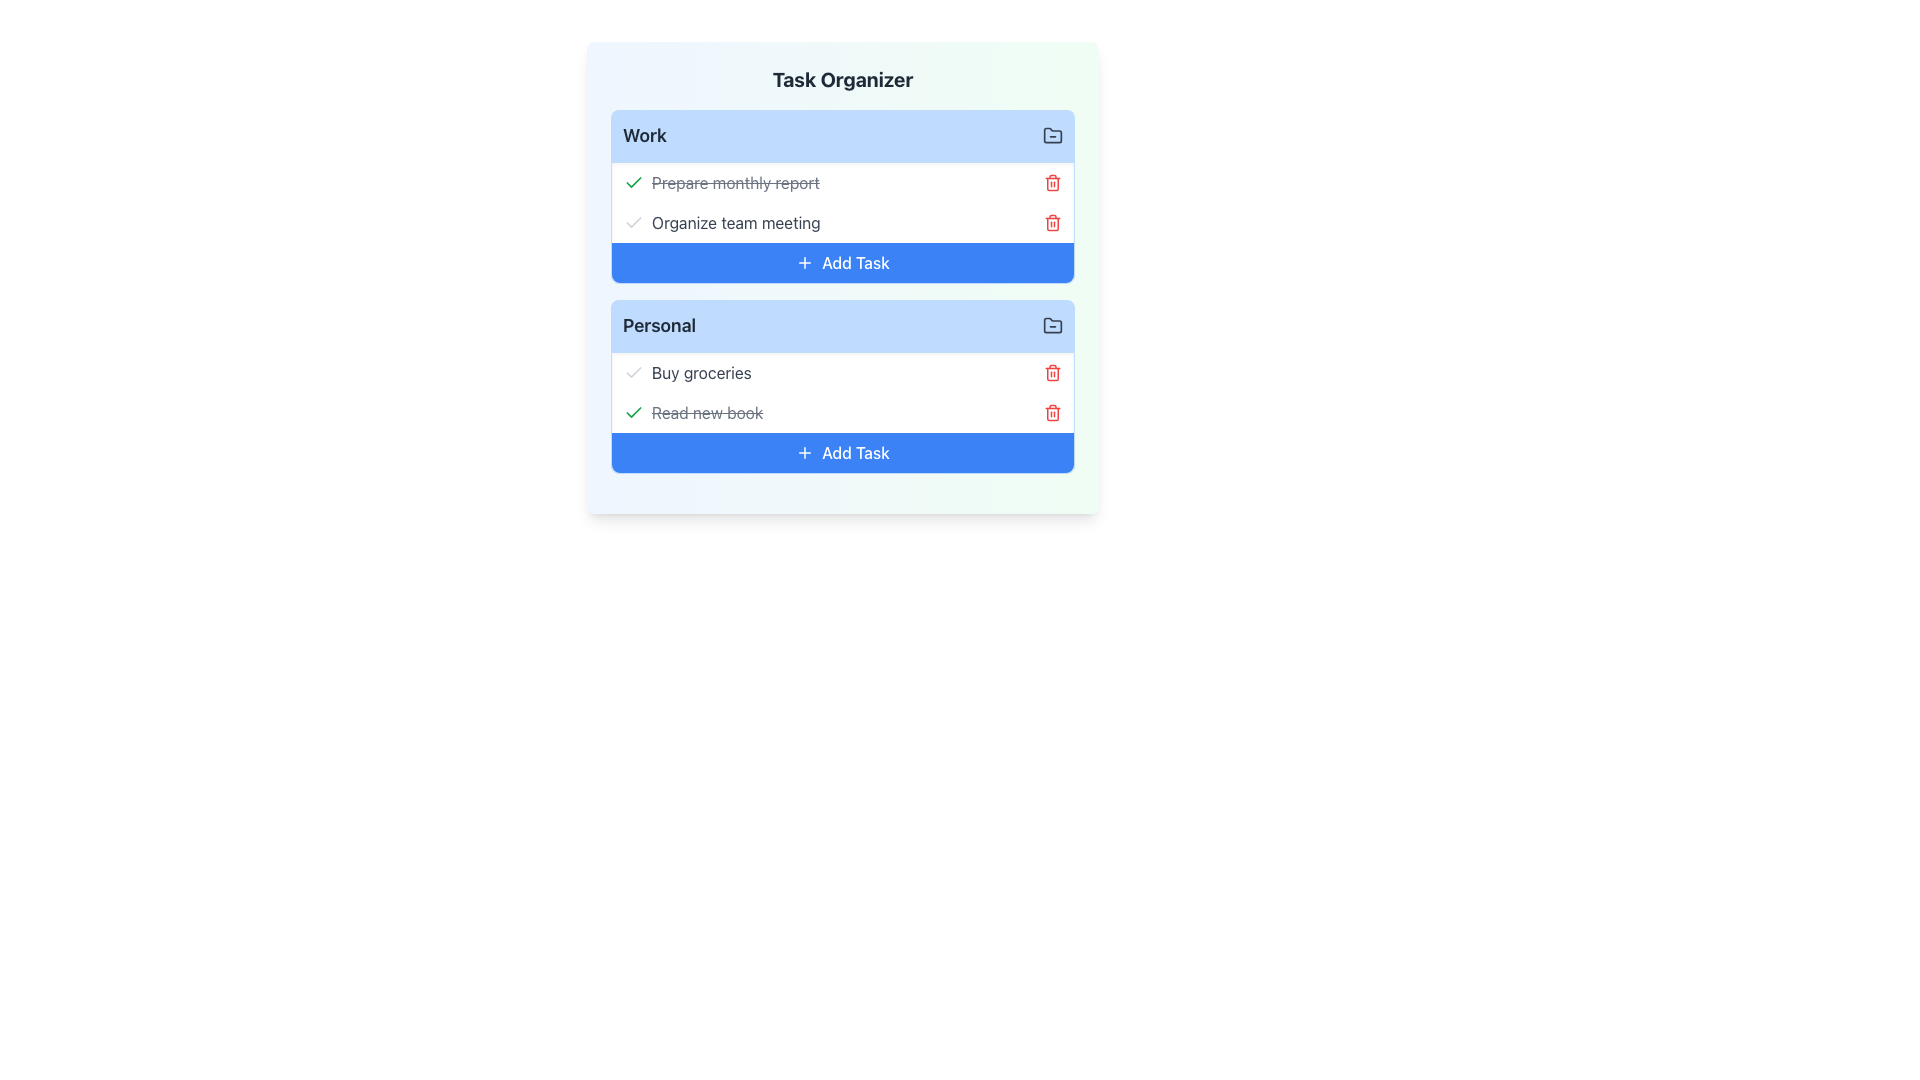  Describe the element at coordinates (805, 261) in the screenshot. I see `the centered blue plus icon within the 'Add Task' button` at that location.